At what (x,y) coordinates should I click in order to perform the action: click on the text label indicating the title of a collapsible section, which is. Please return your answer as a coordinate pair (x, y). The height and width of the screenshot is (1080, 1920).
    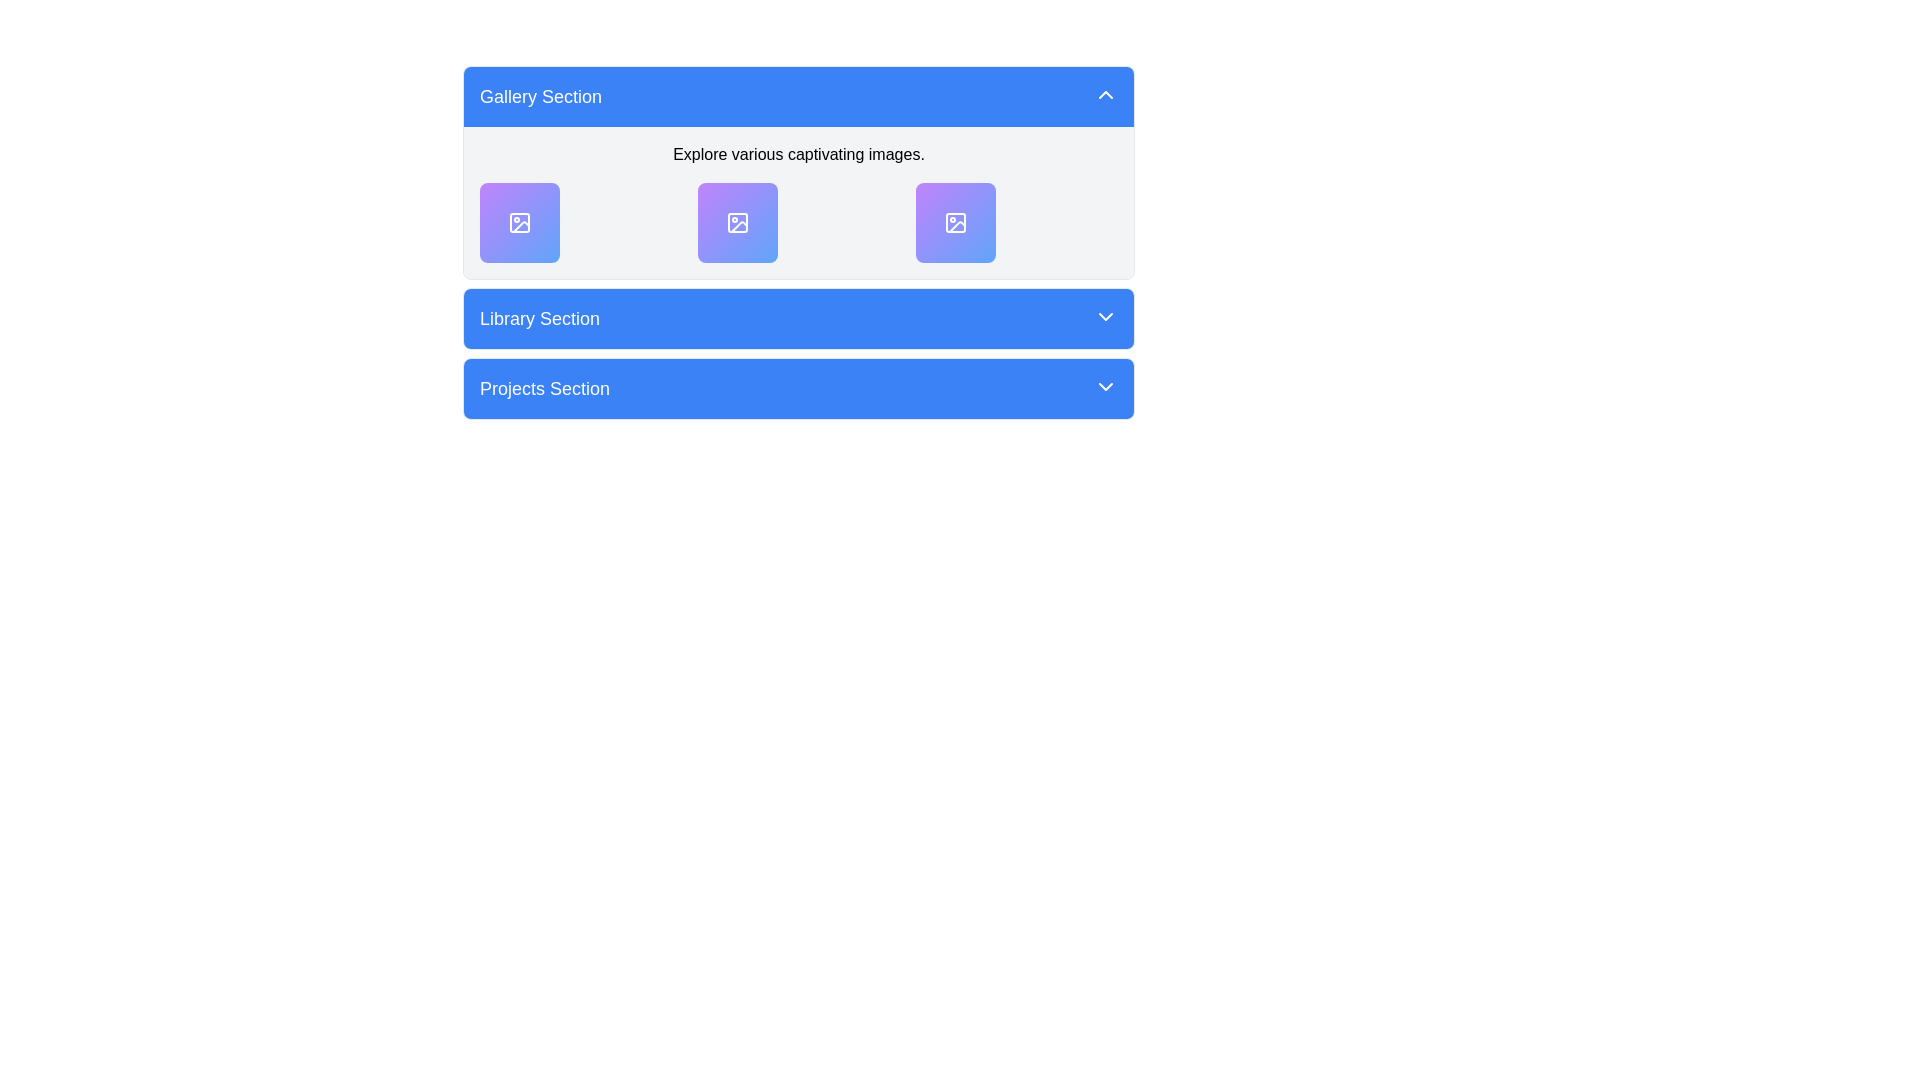
    Looking at the image, I should click on (545, 389).